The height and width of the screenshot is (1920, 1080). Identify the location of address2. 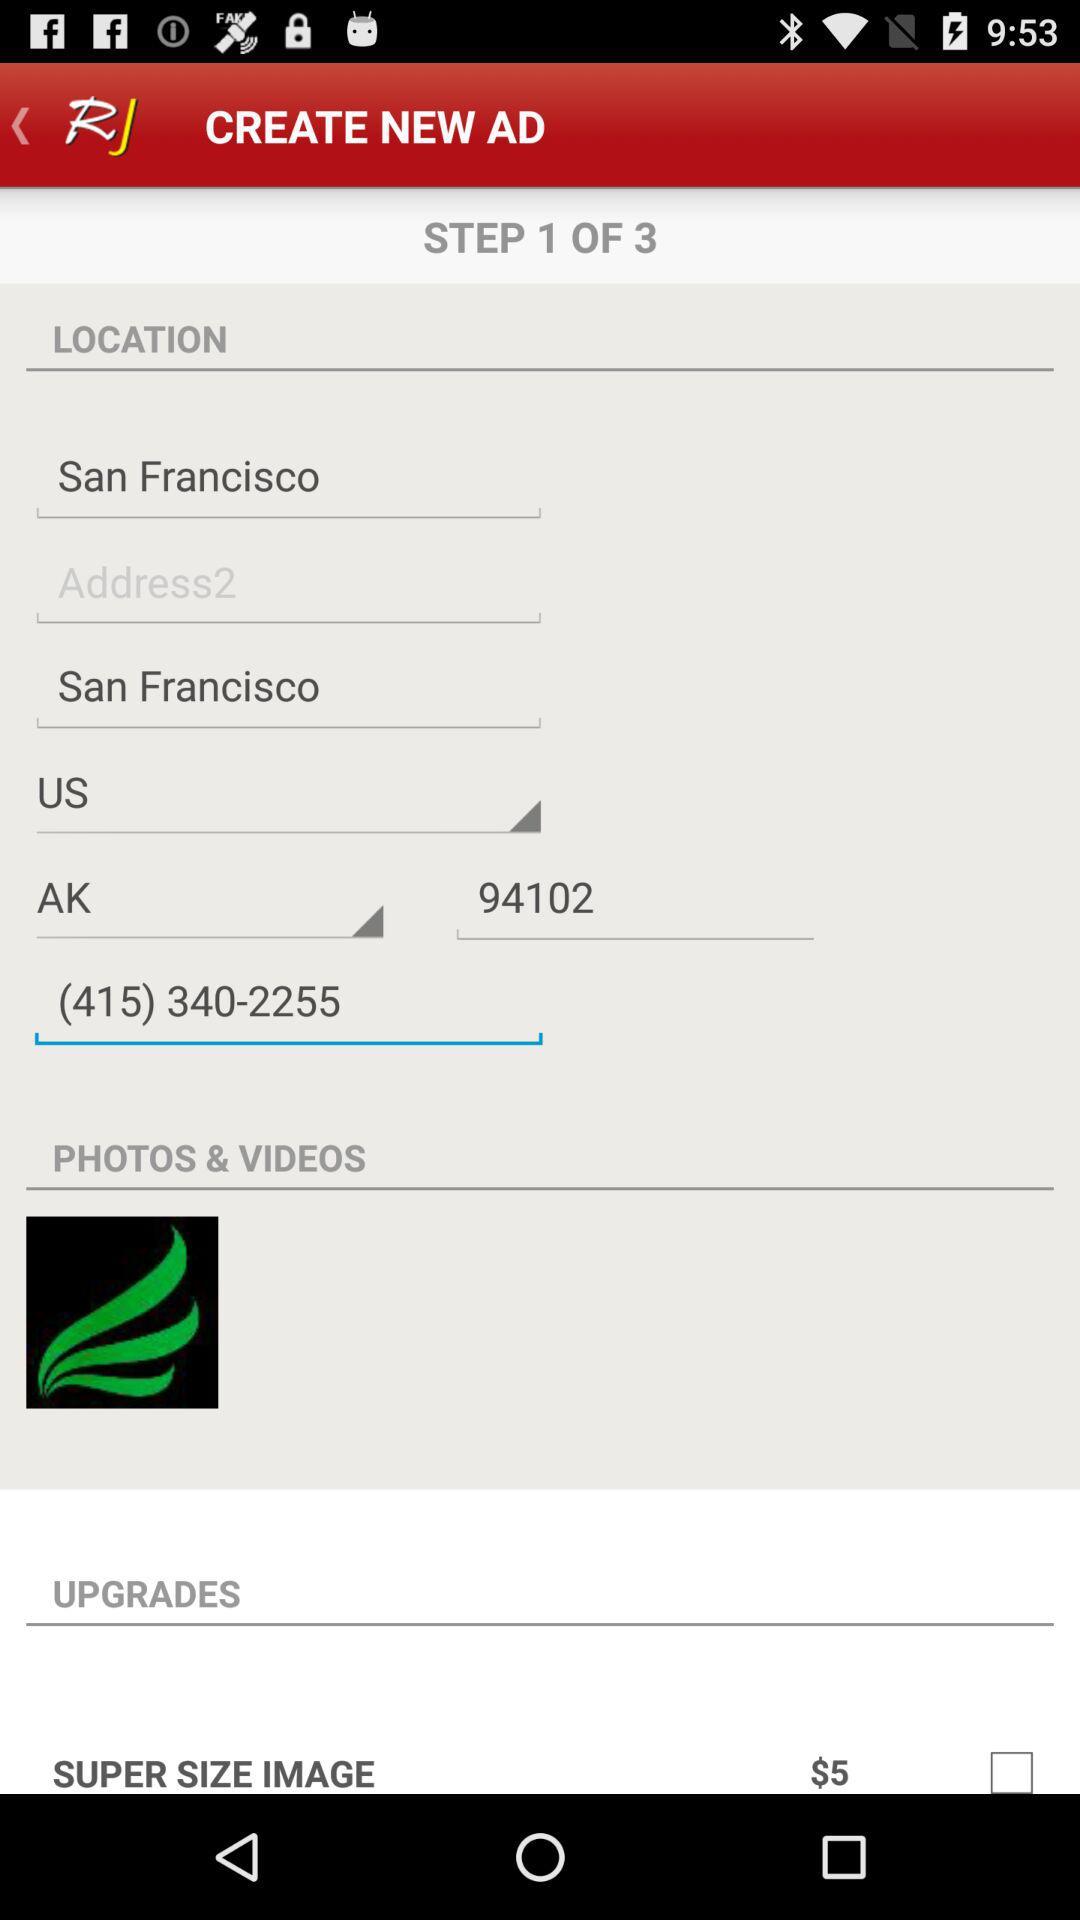
(288, 580).